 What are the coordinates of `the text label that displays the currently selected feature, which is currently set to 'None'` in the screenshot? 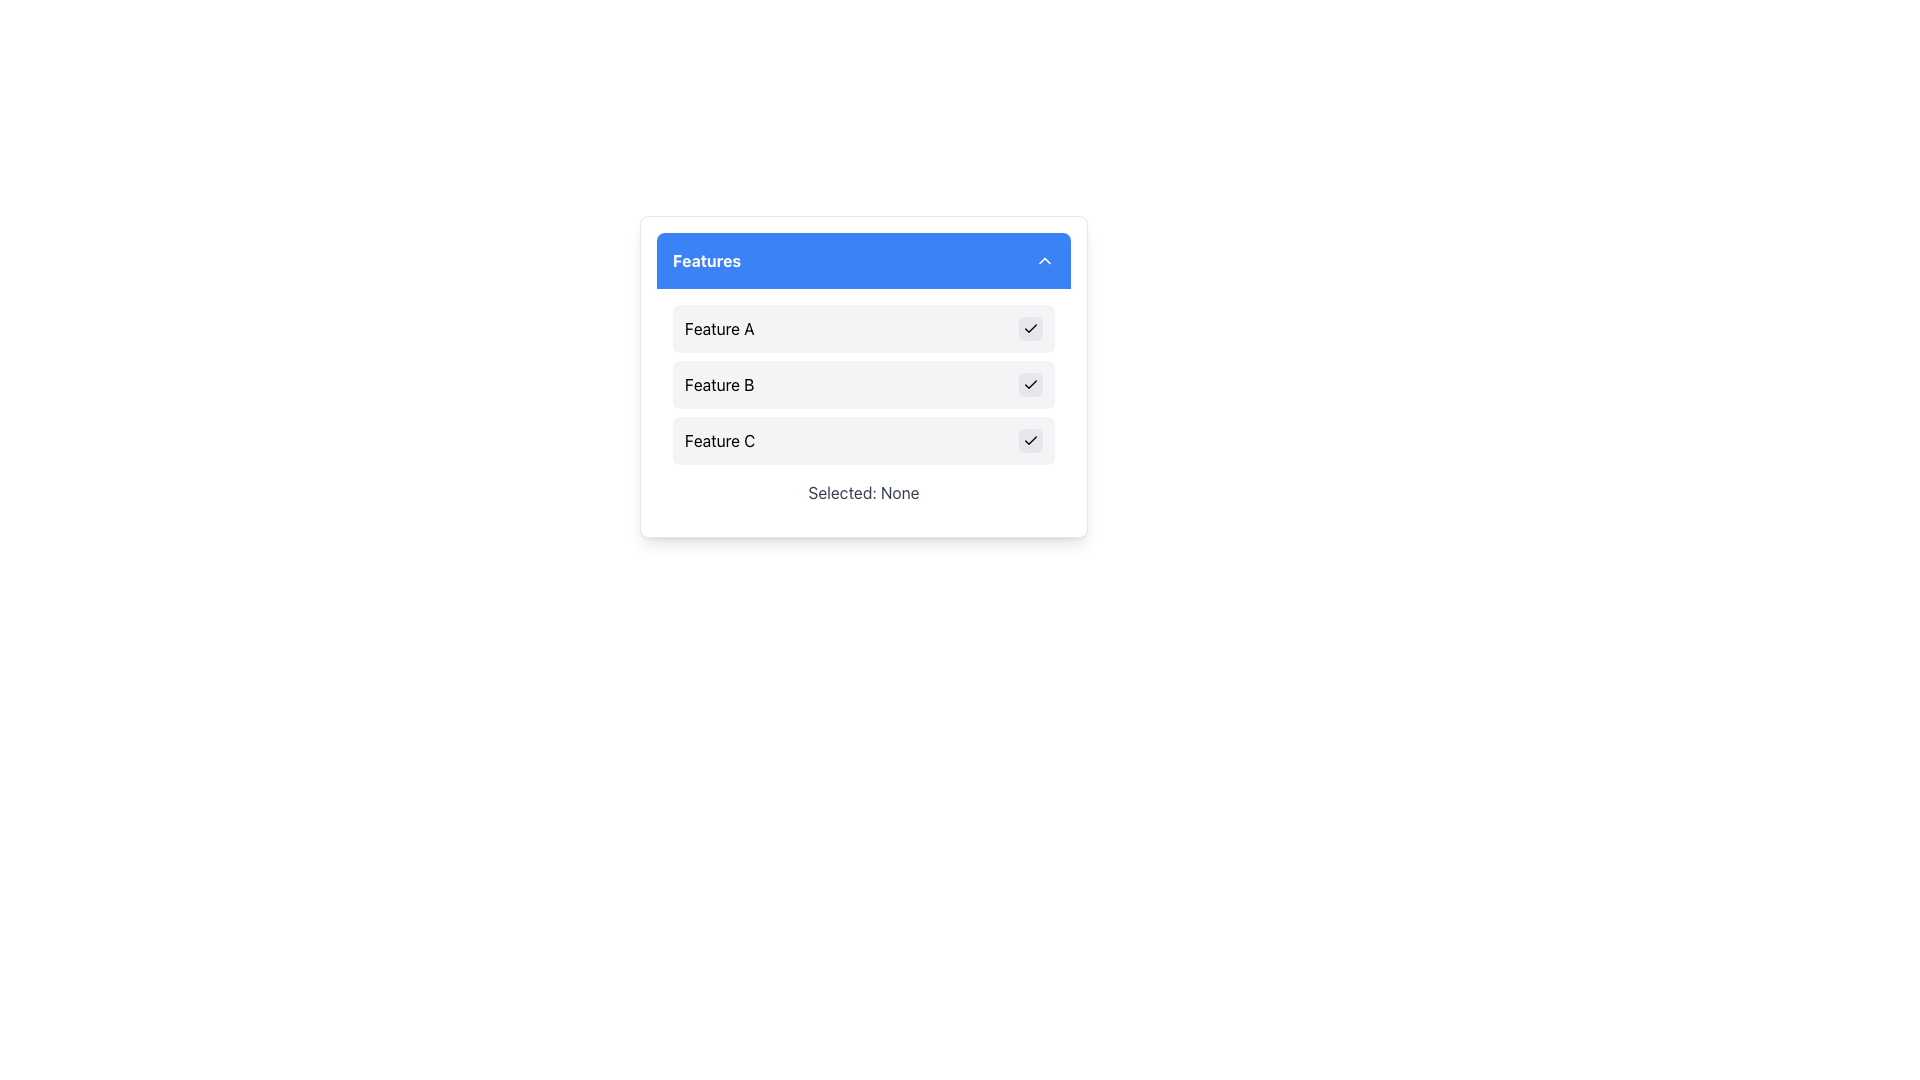 It's located at (864, 493).